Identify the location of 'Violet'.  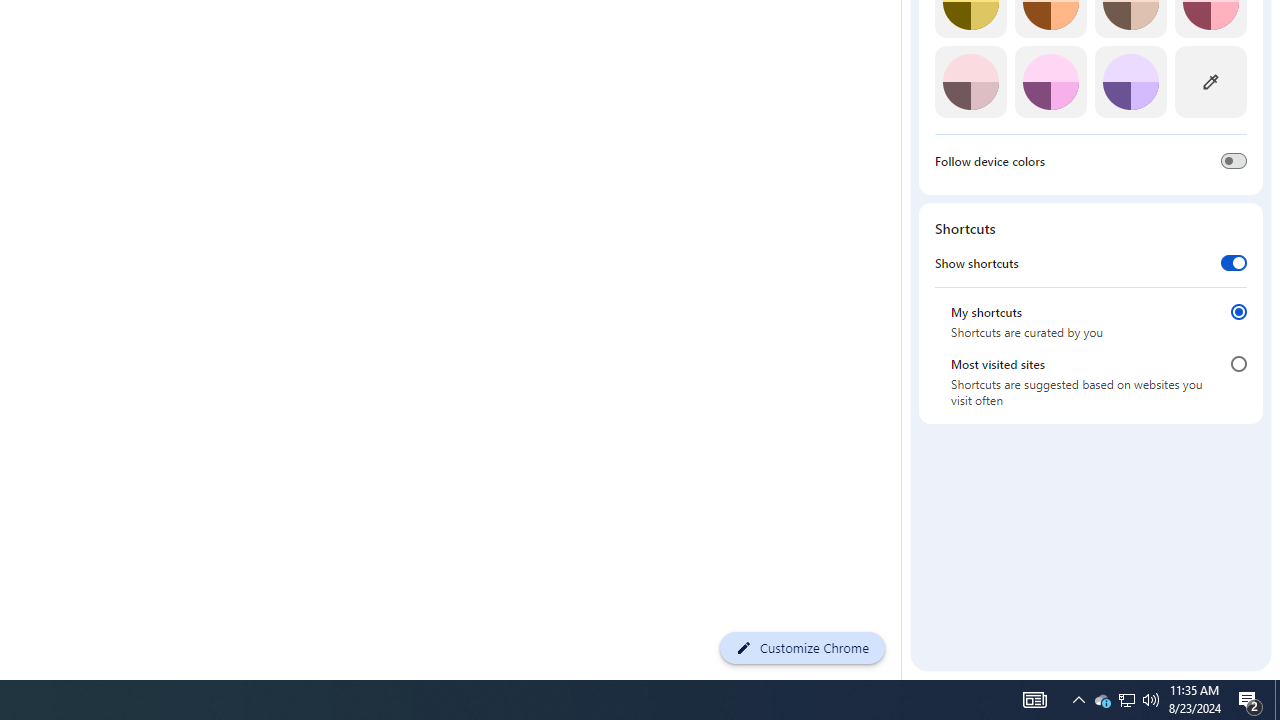
(1130, 81).